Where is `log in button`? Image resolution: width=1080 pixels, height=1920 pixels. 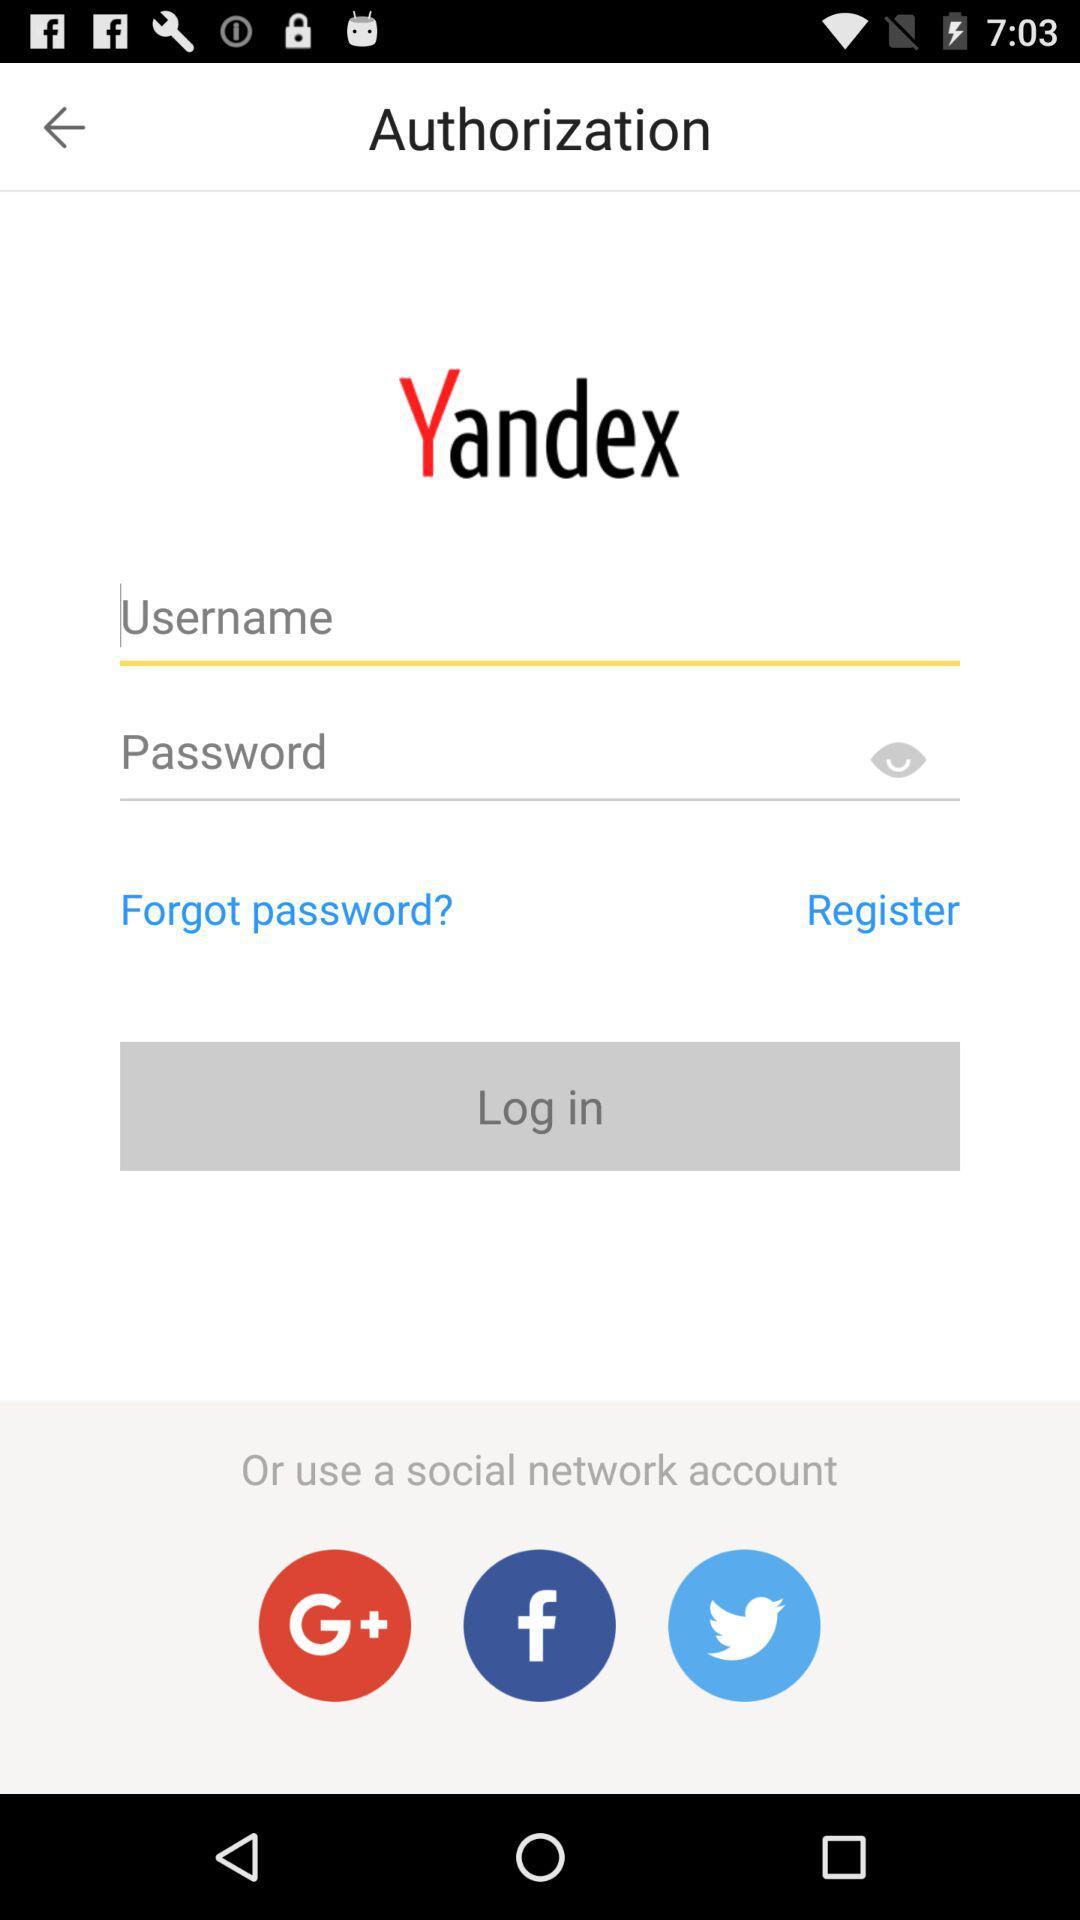 log in button is located at coordinates (540, 1105).